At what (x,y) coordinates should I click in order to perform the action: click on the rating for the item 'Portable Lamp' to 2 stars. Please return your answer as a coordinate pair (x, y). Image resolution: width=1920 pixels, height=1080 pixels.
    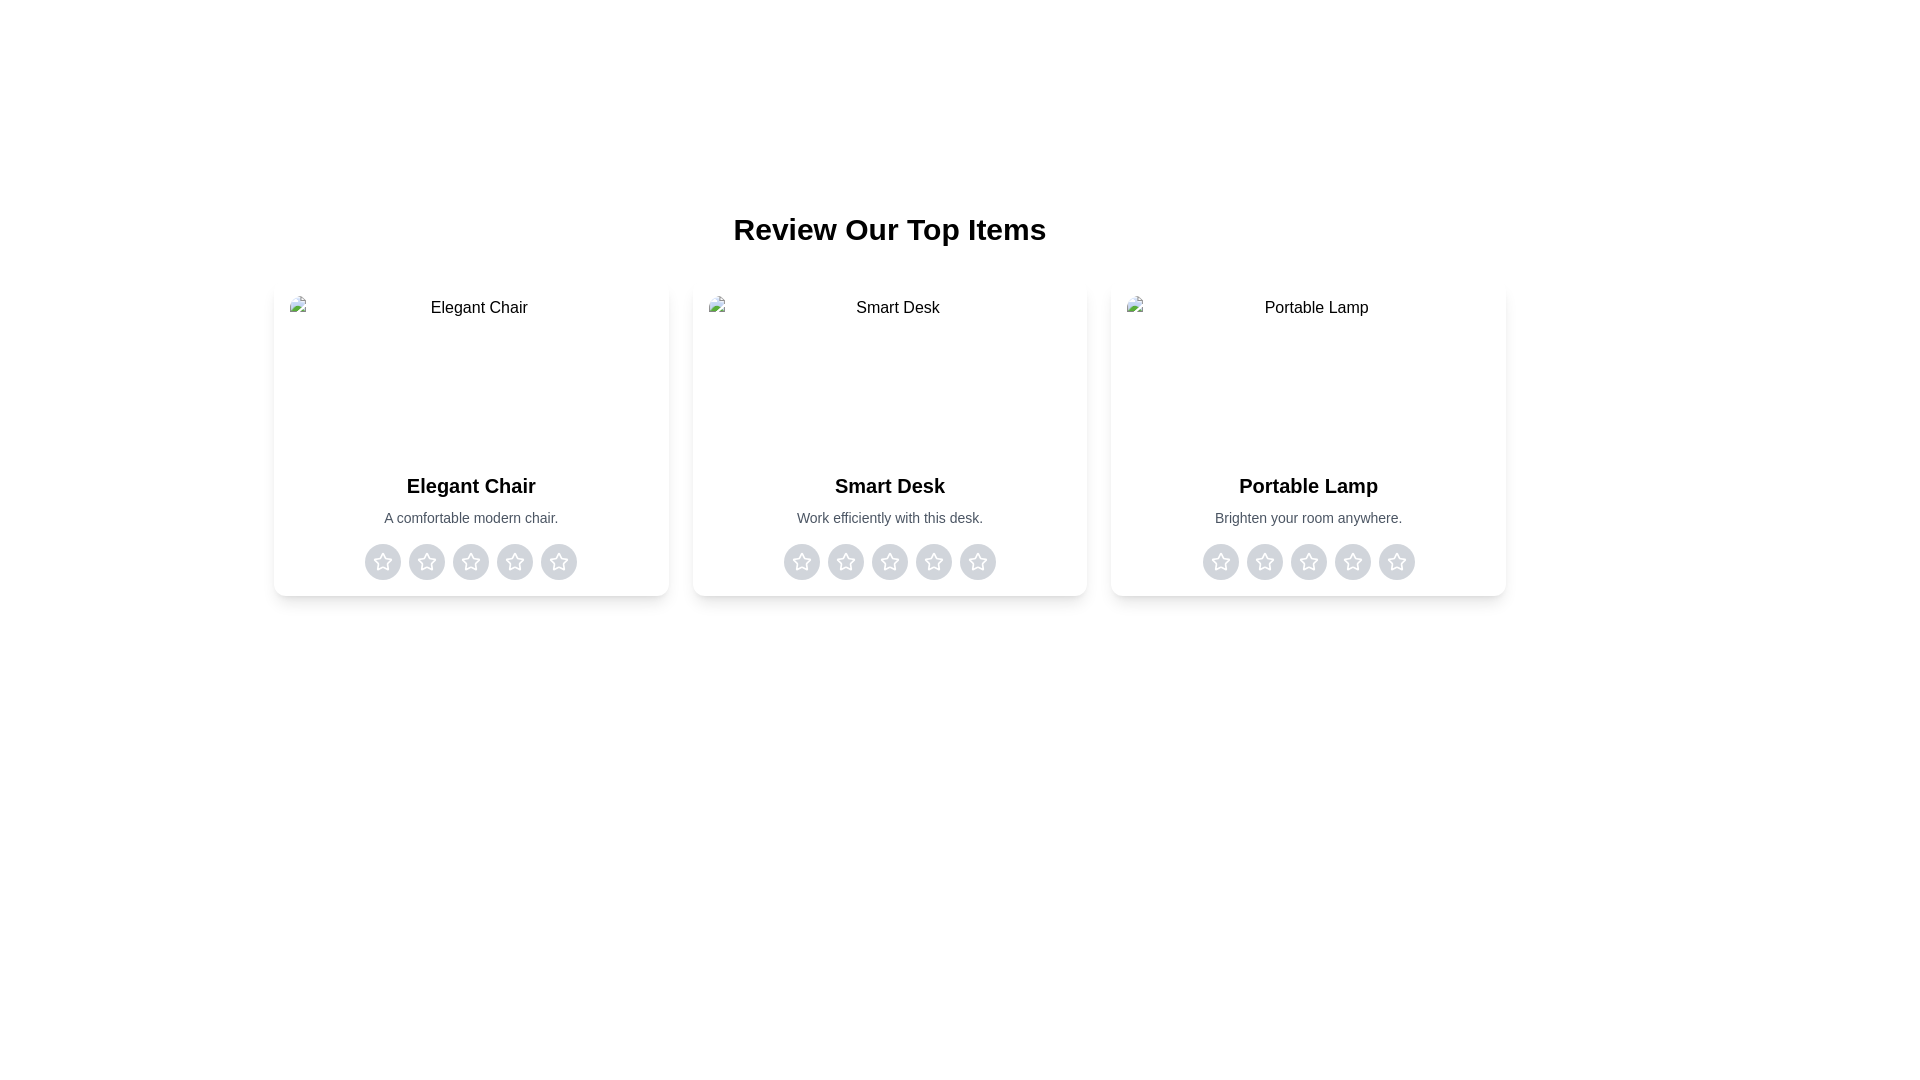
    Looking at the image, I should click on (1262, 562).